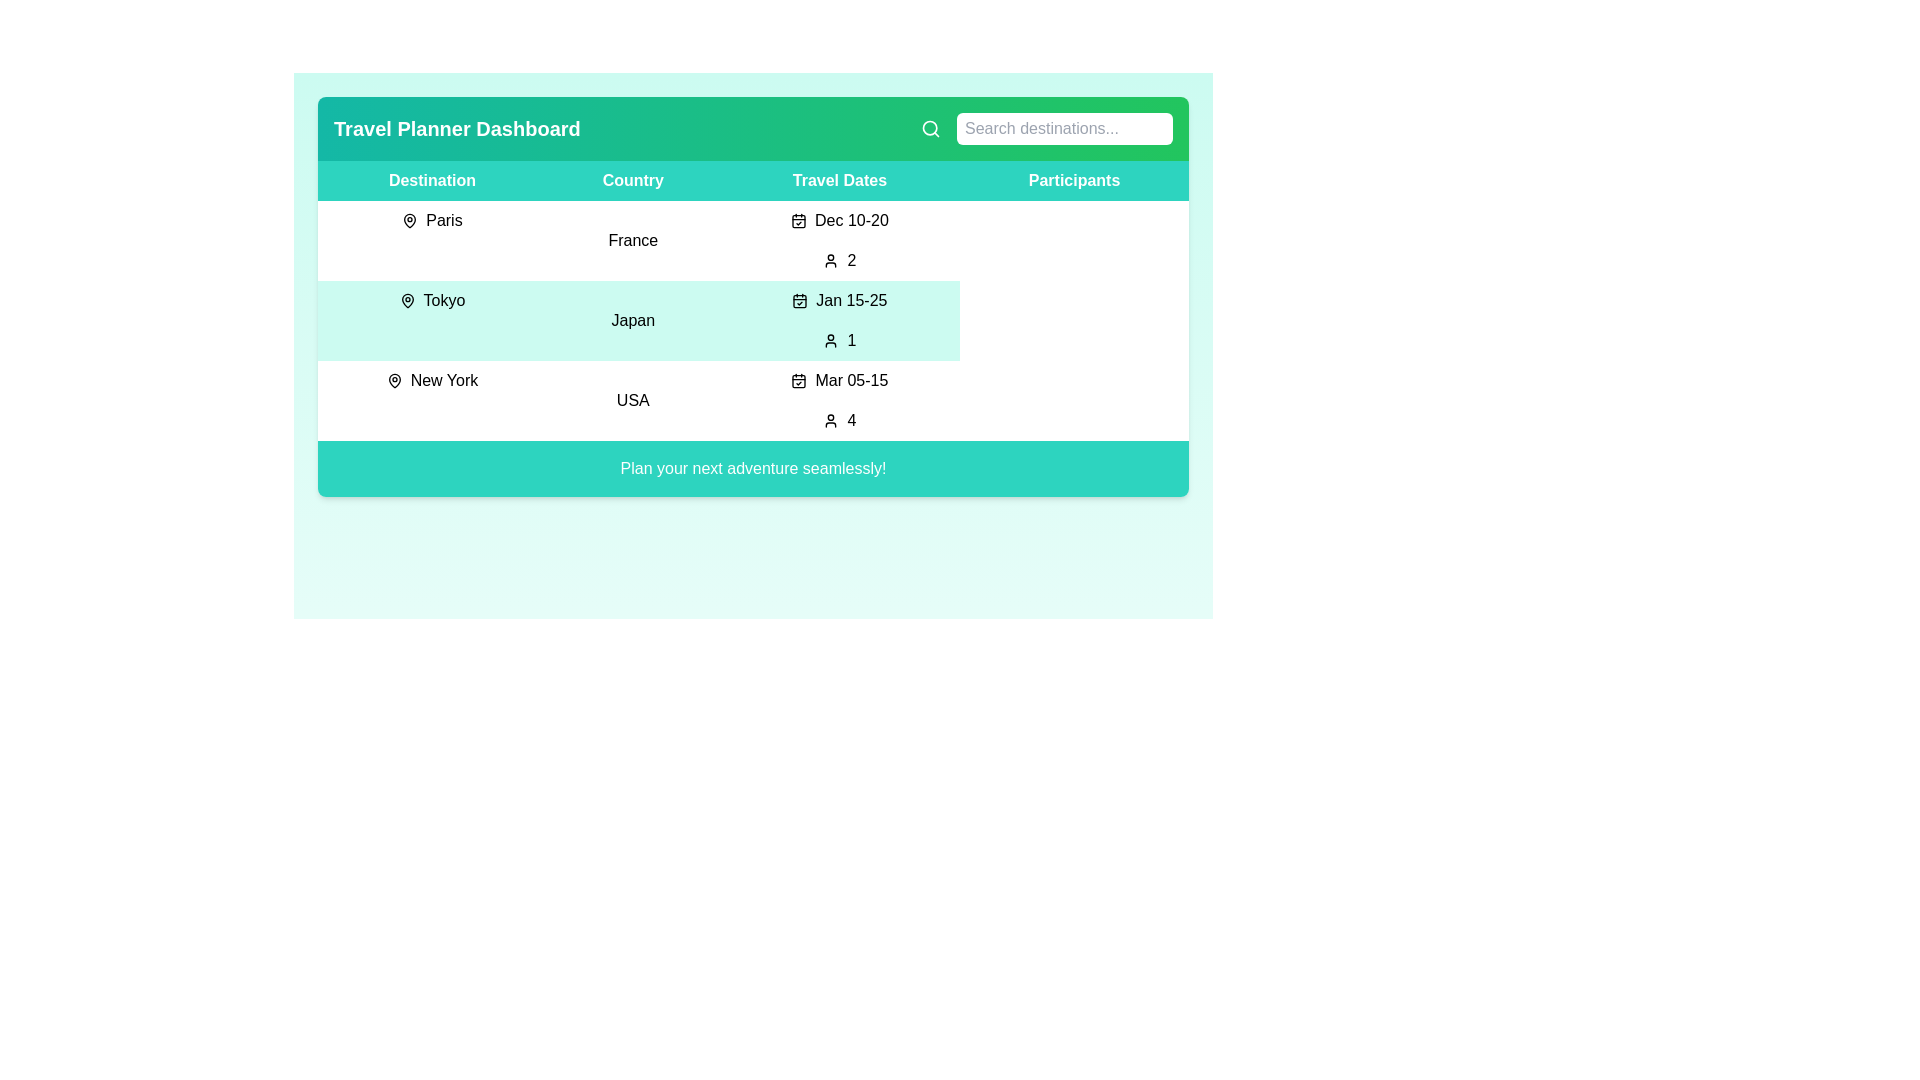  What do you see at coordinates (797, 220) in the screenshot?
I see `the calendar icon located in the 'Travel Dates' column for the 'Paris' row` at bounding box center [797, 220].